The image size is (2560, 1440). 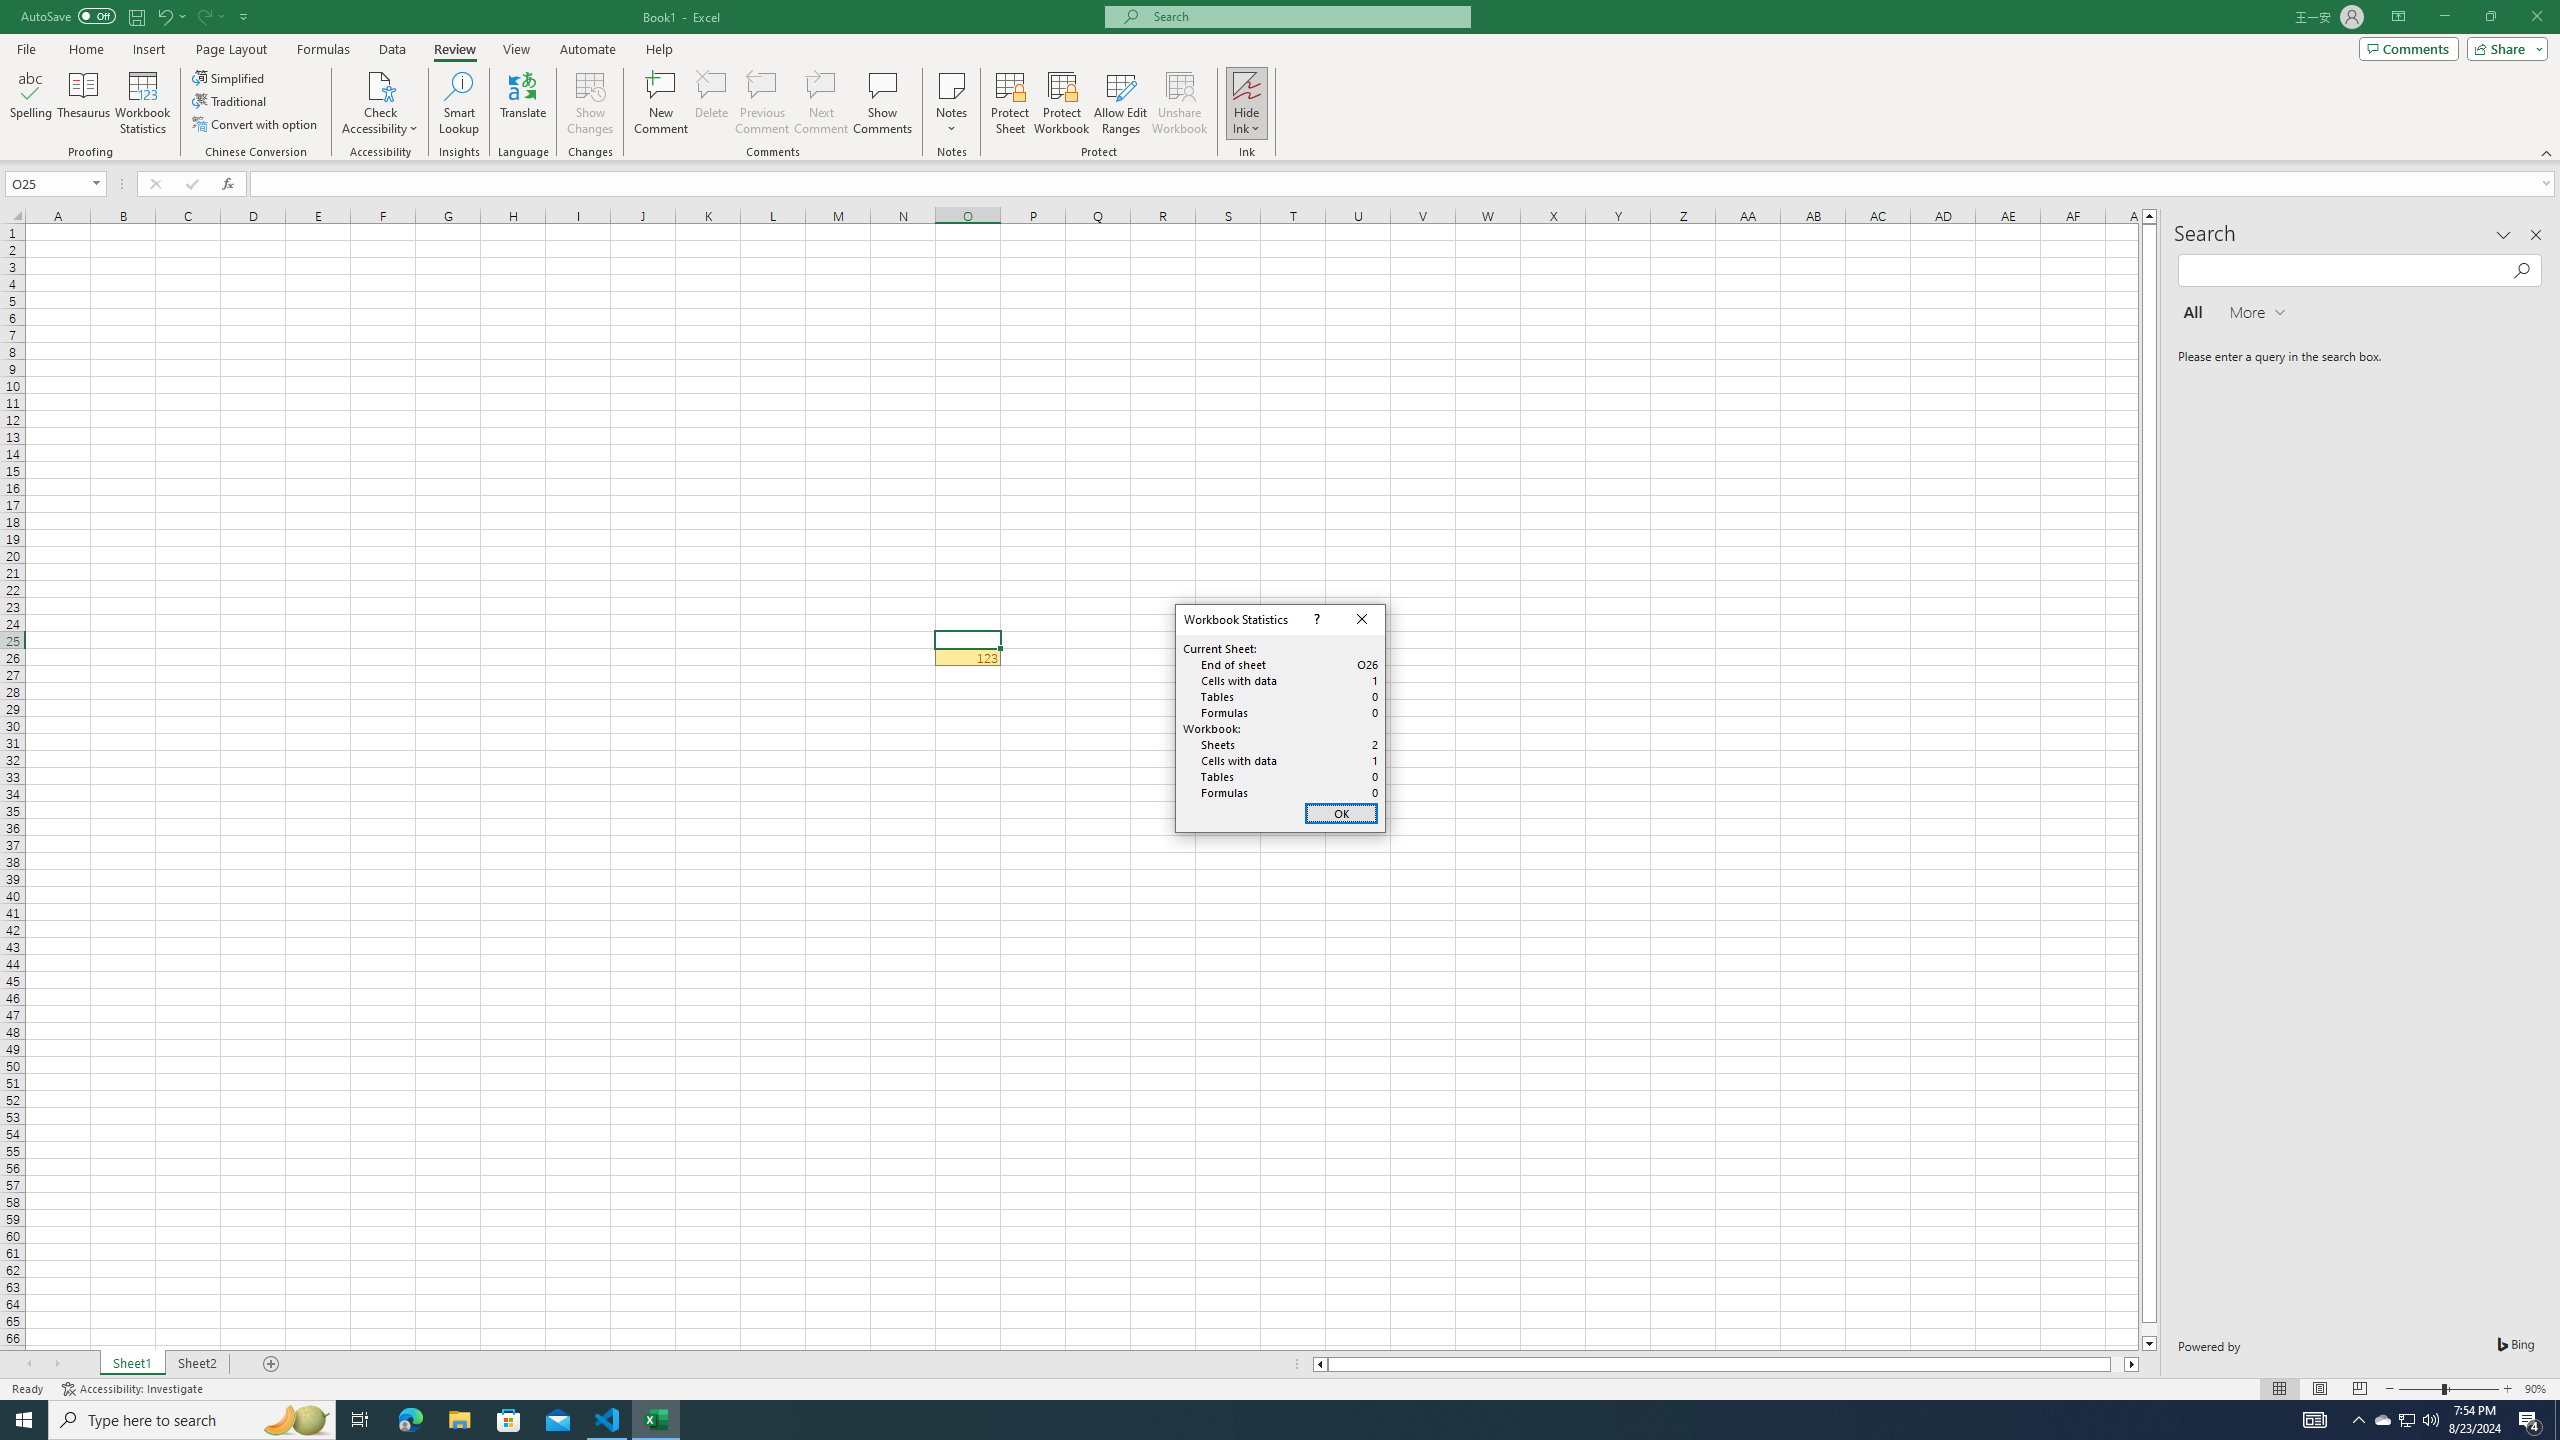 What do you see at coordinates (135, 15) in the screenshot?
I see `'Save'` at bounding box center [135, 15].